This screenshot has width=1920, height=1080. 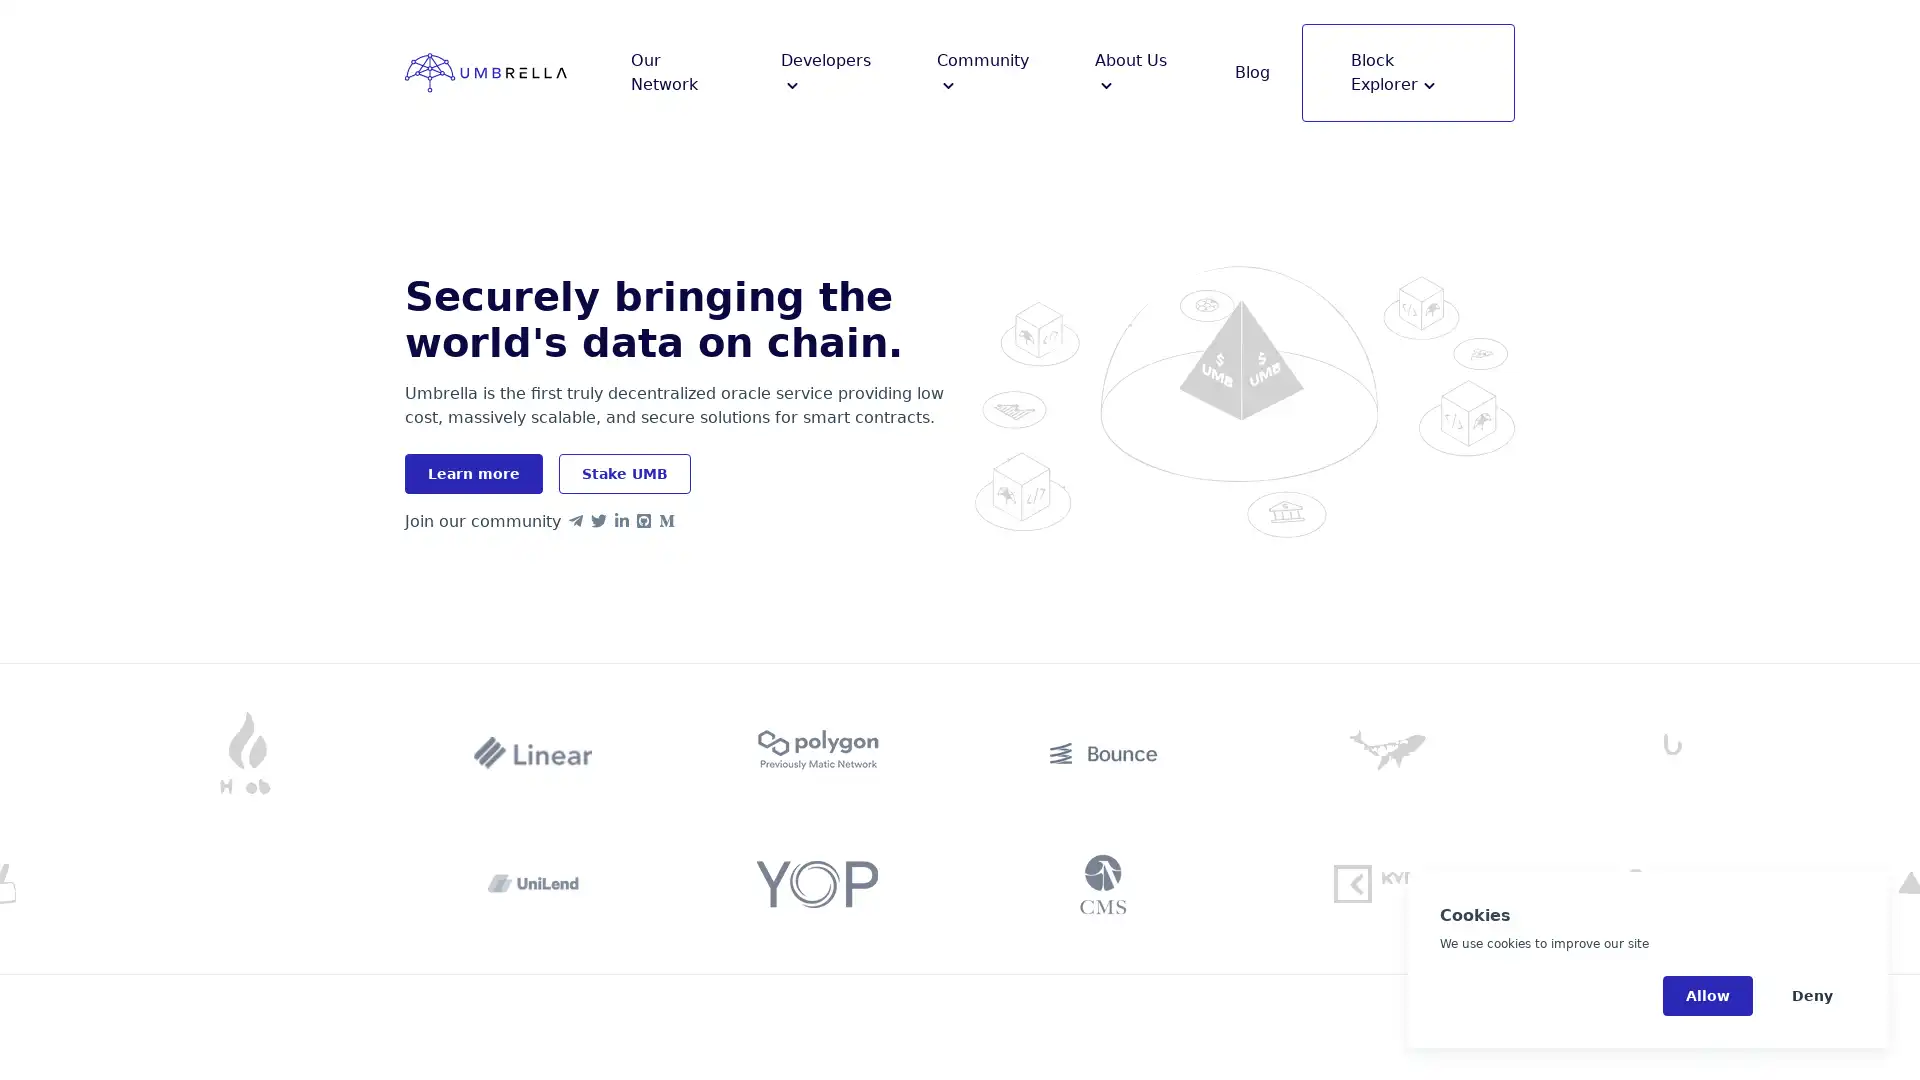 What do you see at coordinates (1707, 995) in the screenshot?
I see `Allow` at bounding box center [1707, 995].